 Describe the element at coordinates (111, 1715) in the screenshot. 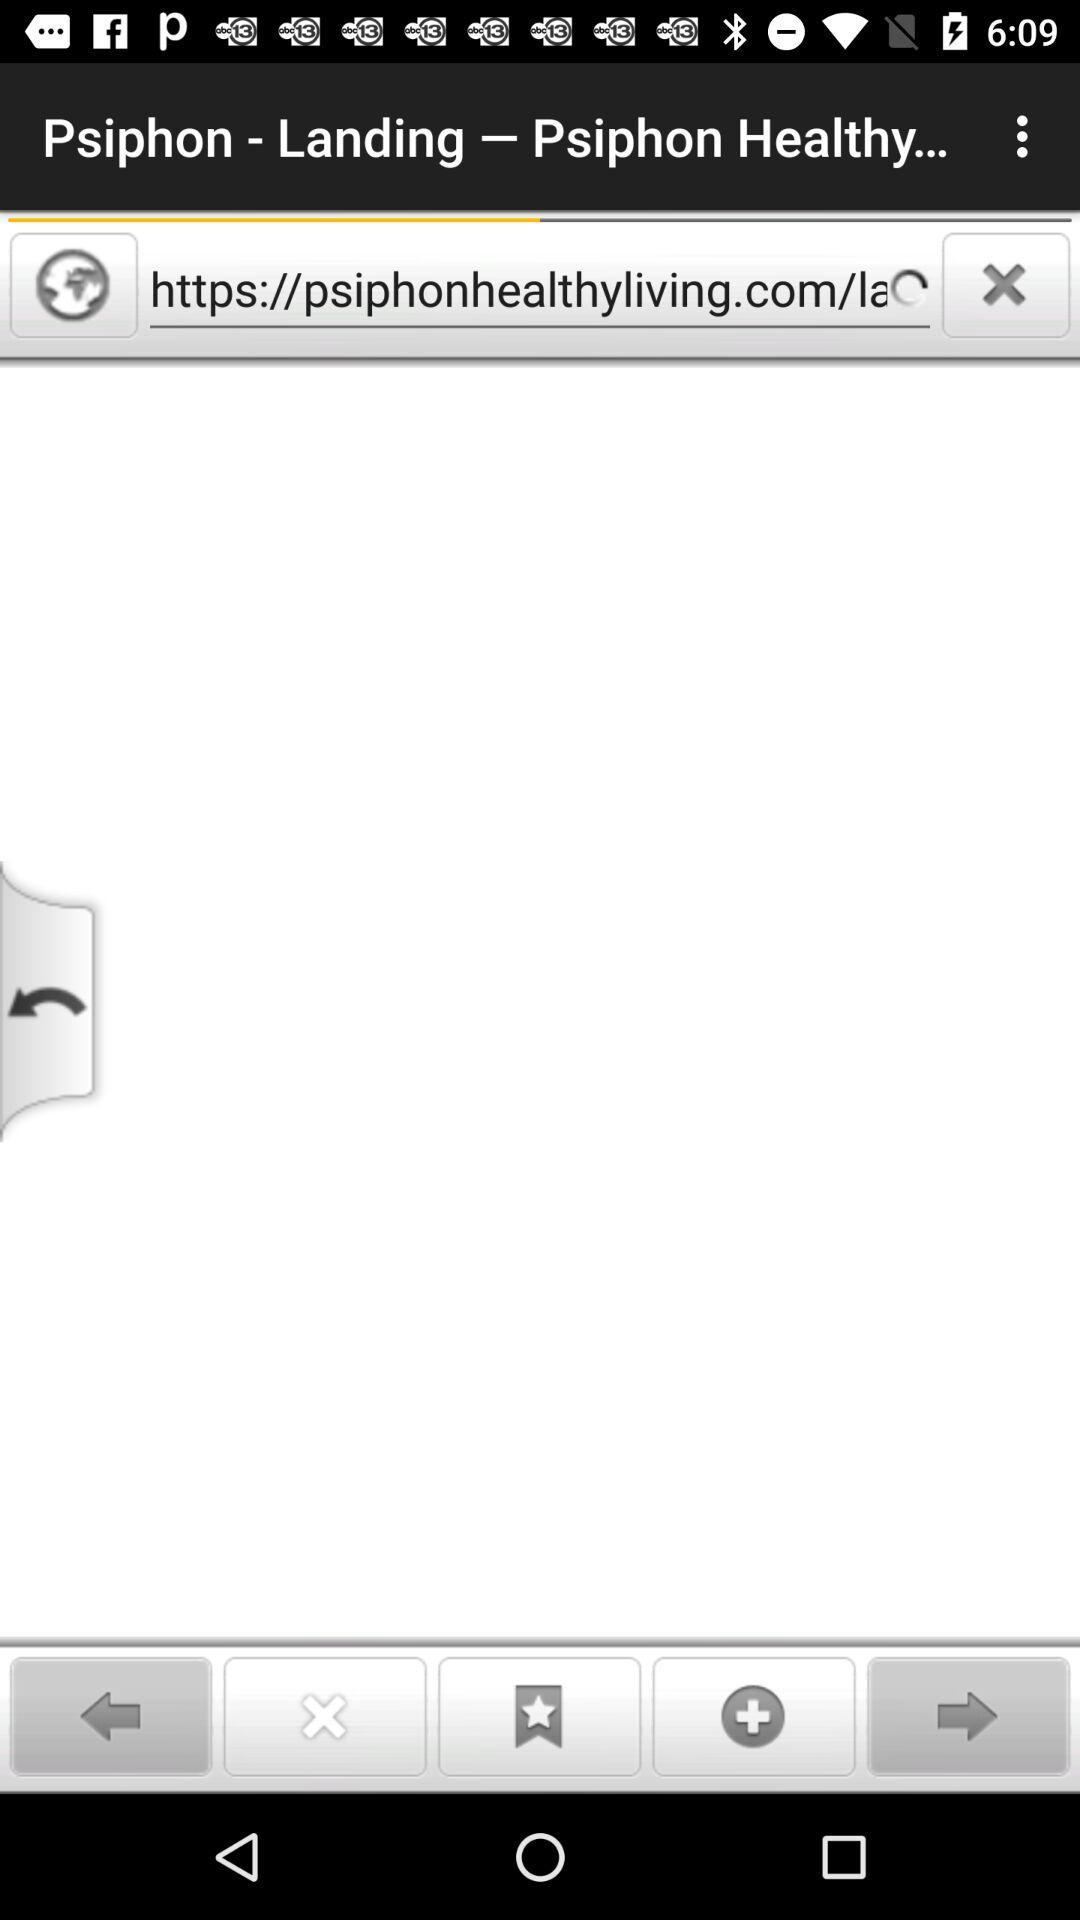

I see `the arrow_backward icon` at that location.